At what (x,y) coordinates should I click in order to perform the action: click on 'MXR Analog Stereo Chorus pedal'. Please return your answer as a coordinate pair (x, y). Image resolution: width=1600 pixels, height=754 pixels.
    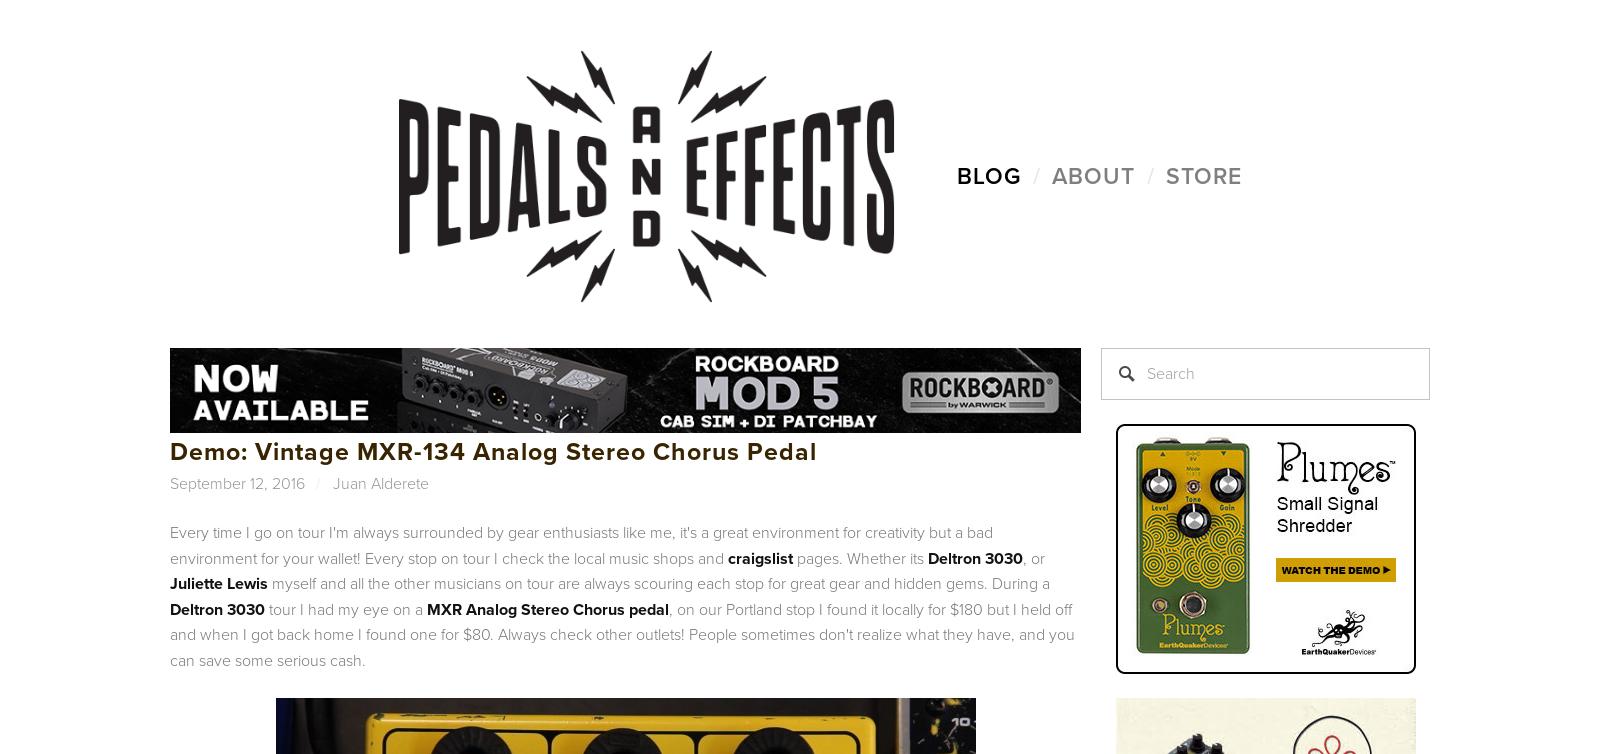
    Looking at the image, I should click on (547, 607).